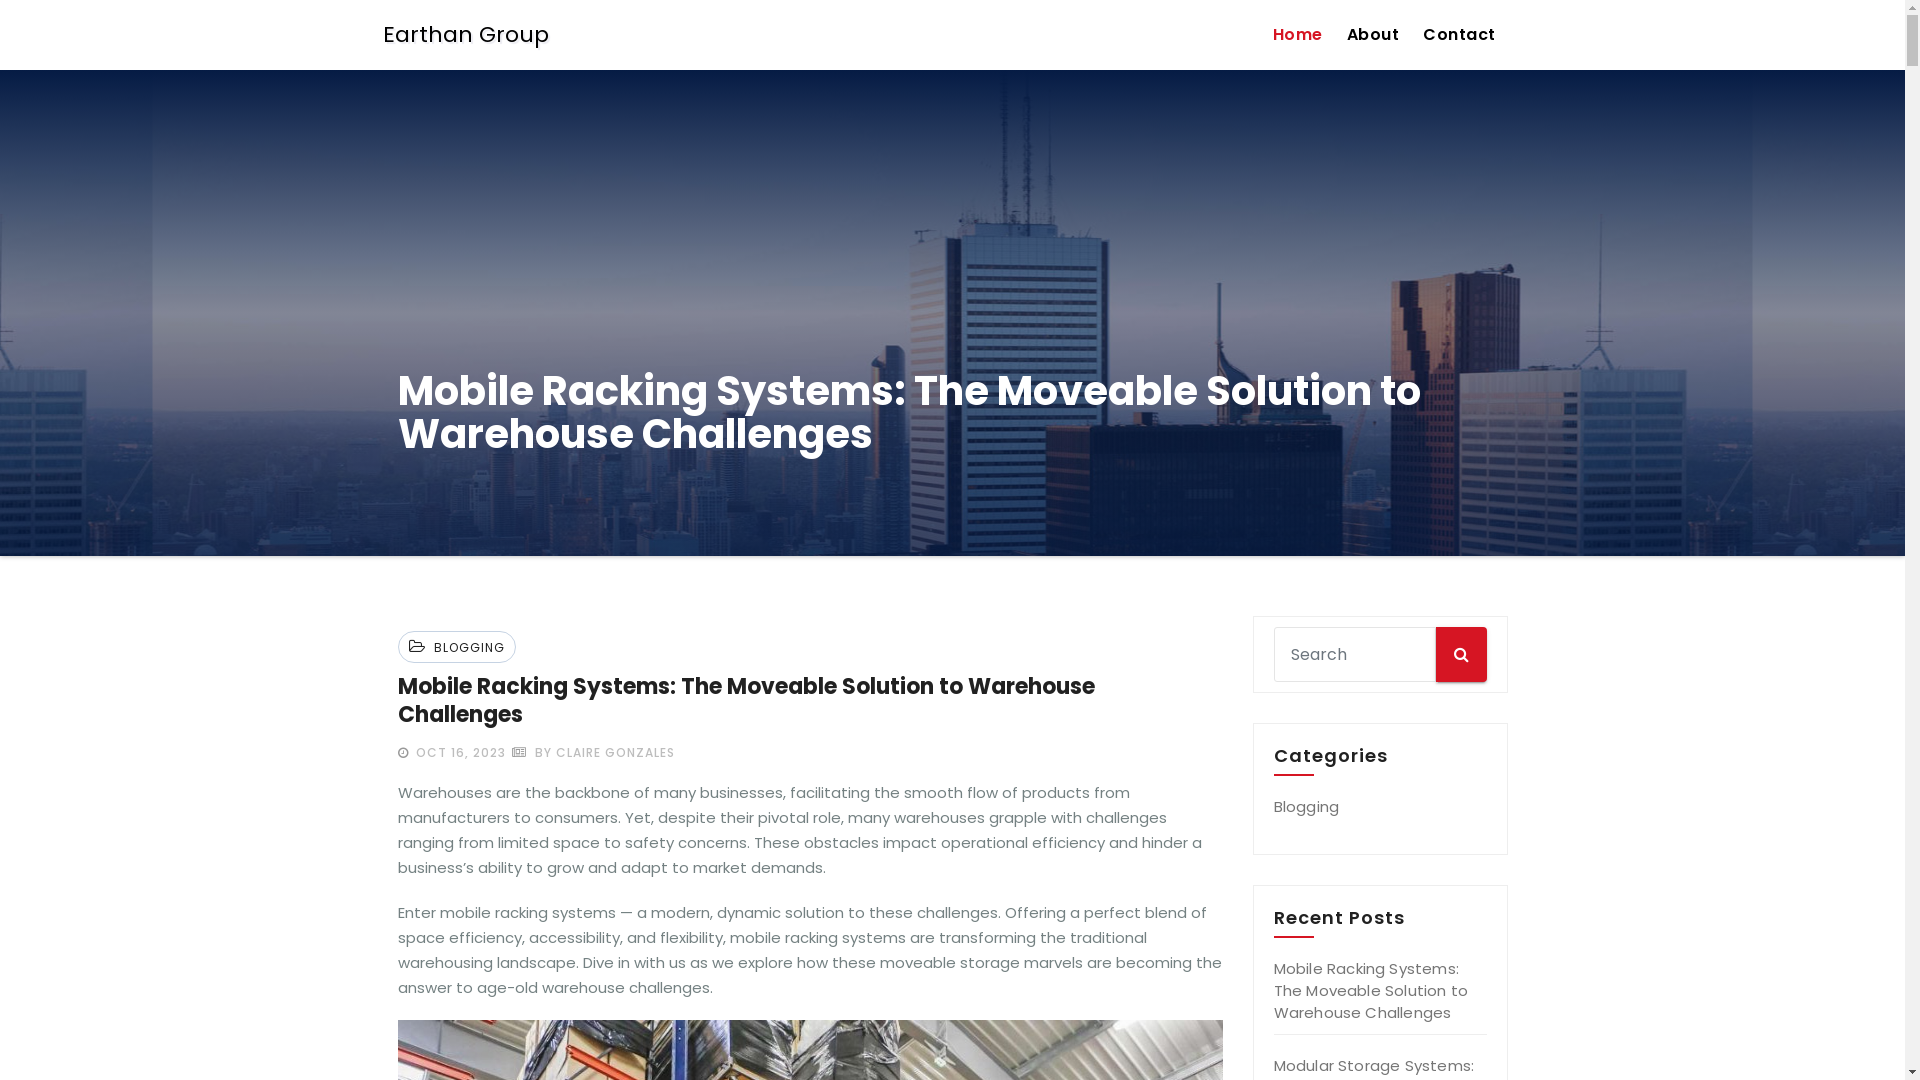 Image resolution: width=1920 pixels, height=1080 pixels. I want to click on 'BY CLAIRE GONZALES', so click(592, 752).